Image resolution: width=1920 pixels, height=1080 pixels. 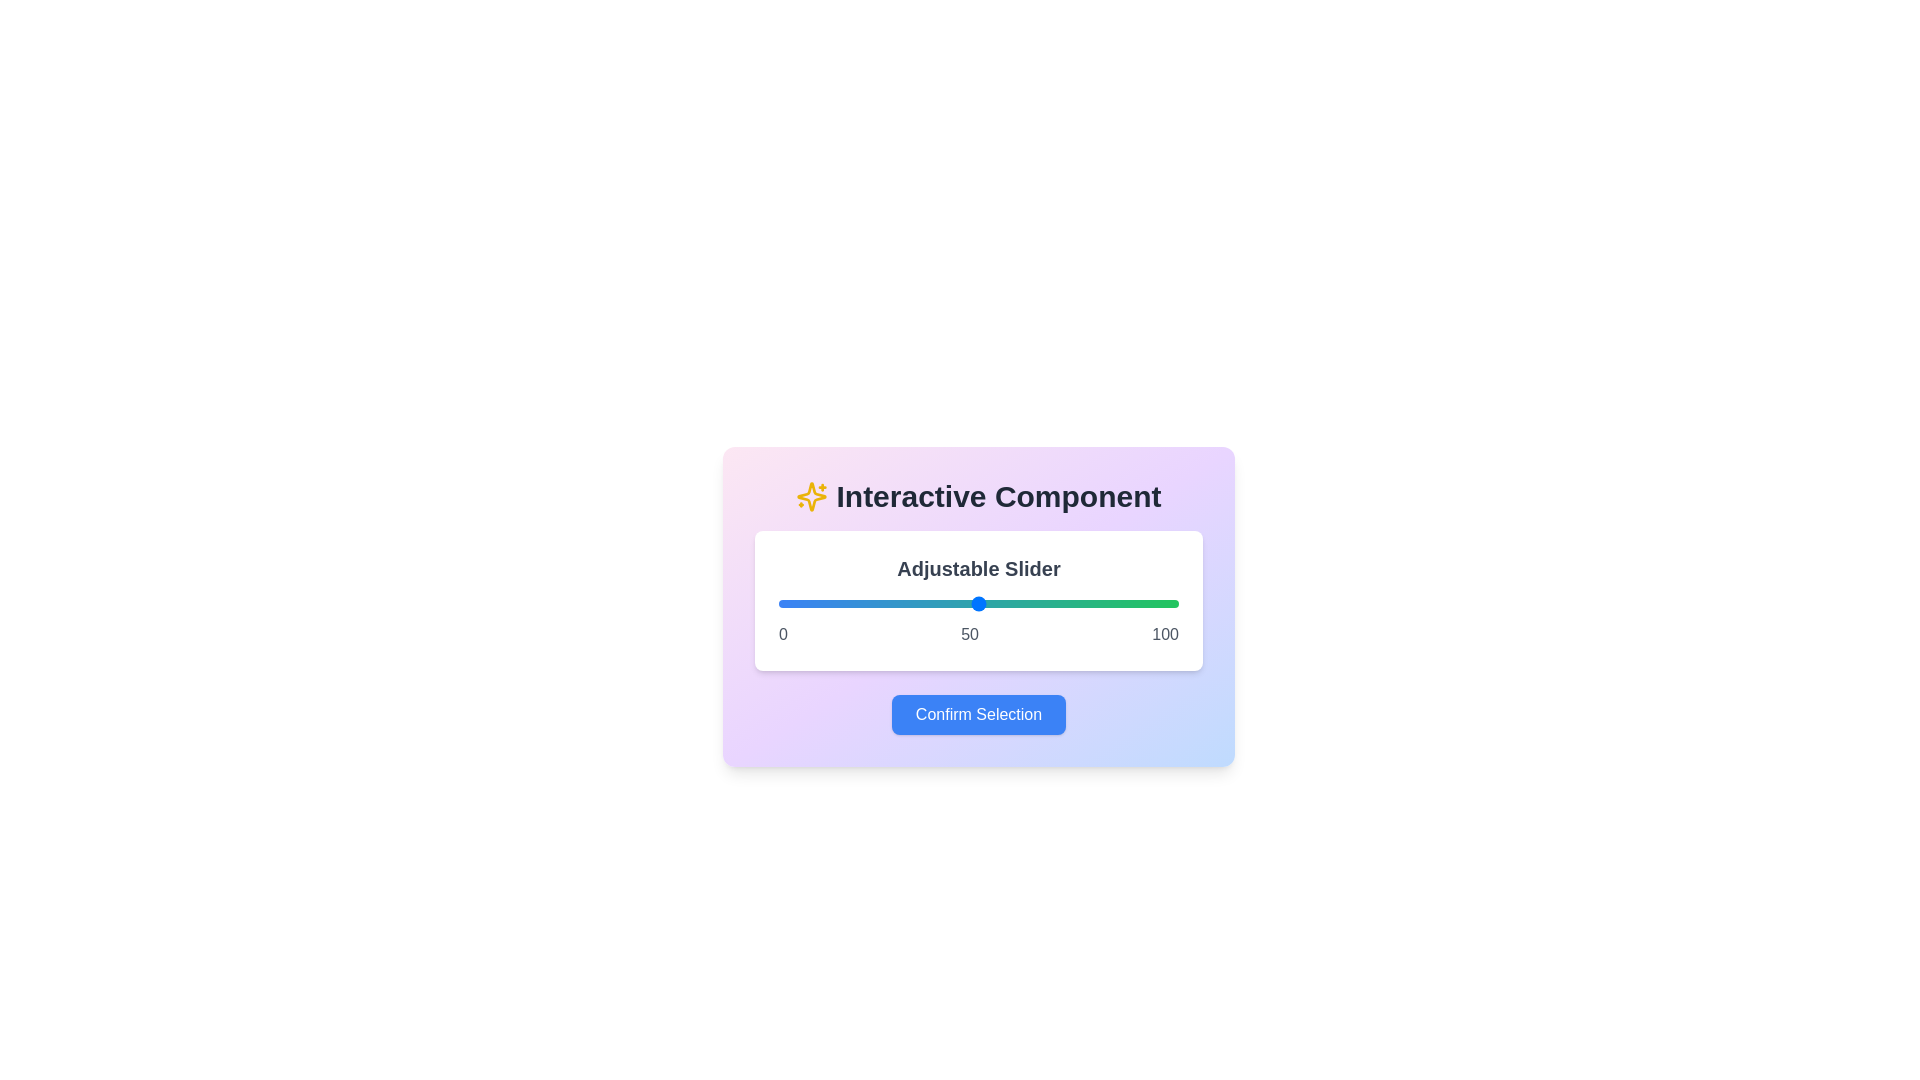 What do you see at coordinates (846, 603) in the screenshot?
I see `the slider to set its value to 17` at bounding box center [846, 603].